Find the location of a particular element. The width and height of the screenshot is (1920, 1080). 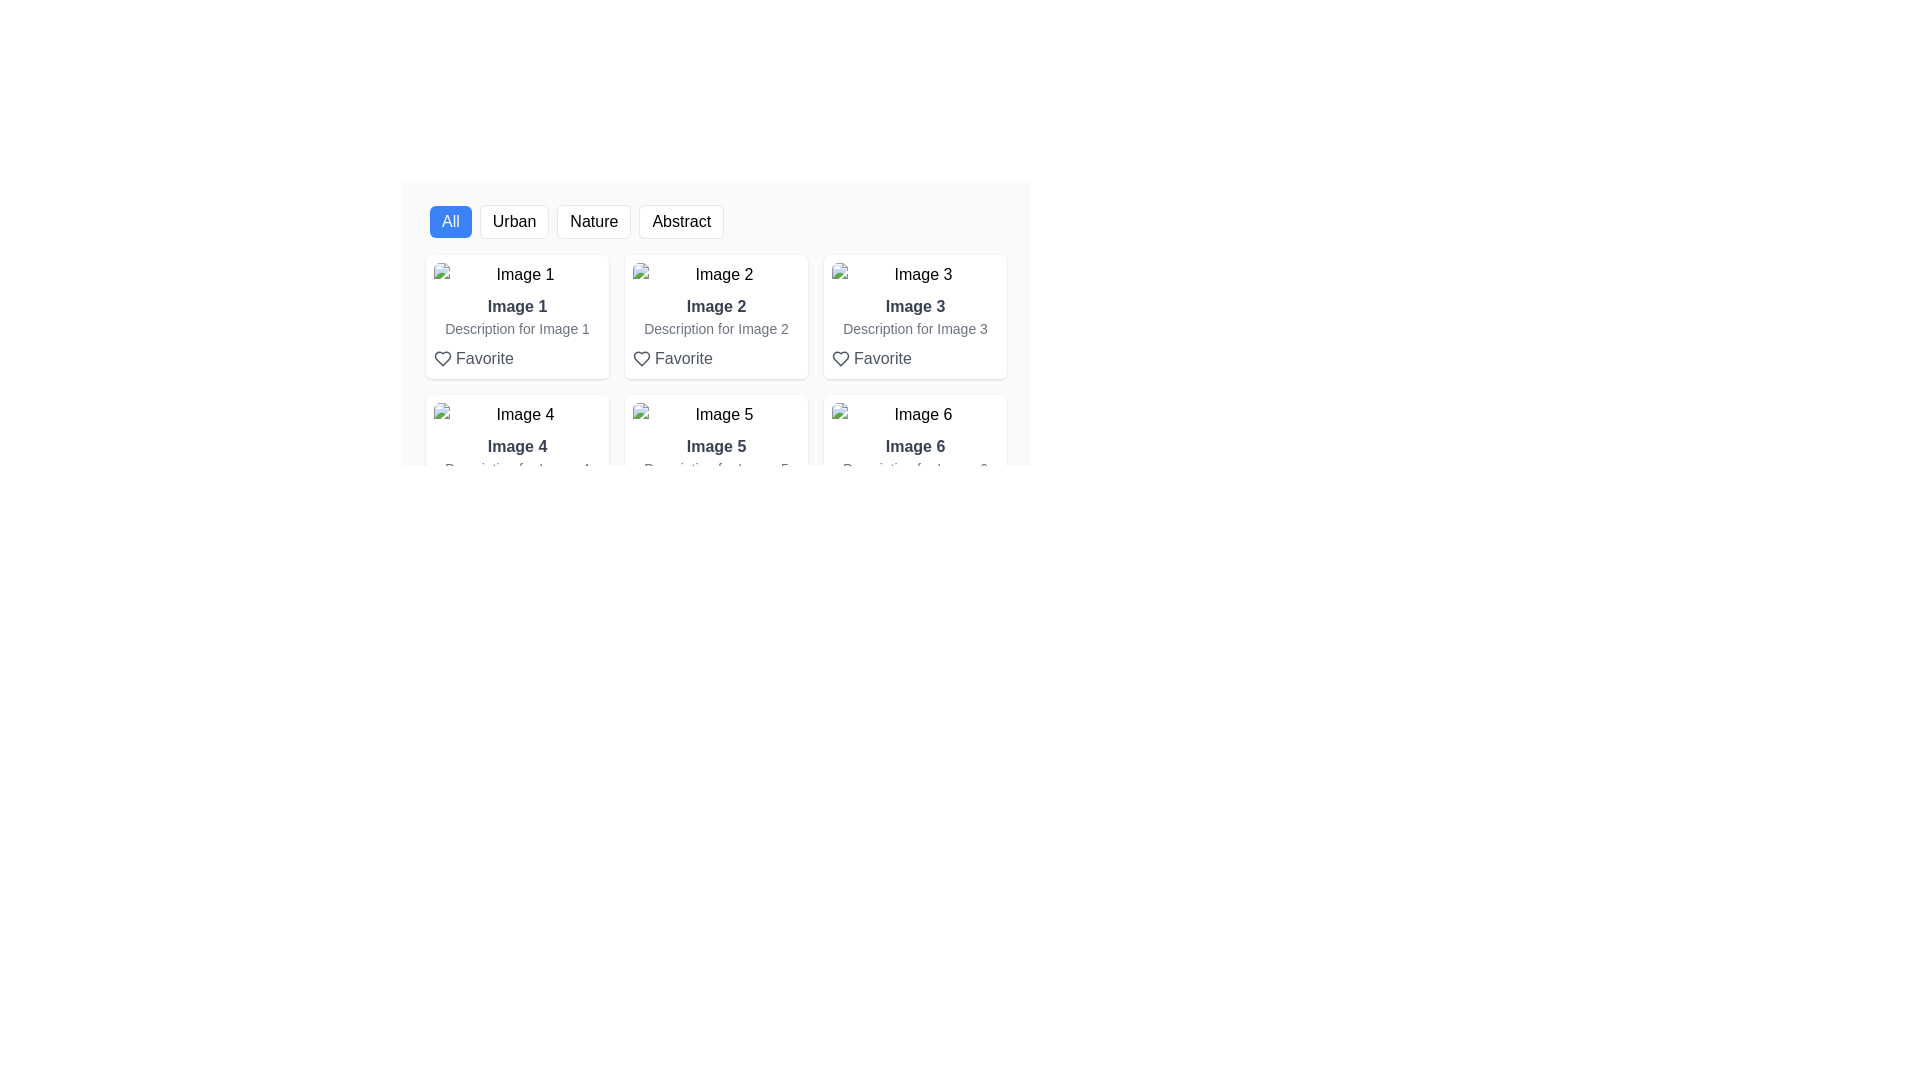

the card with the heading 'Image 3' and description 'Description for Image 3' is located at coordinates (914, 331).